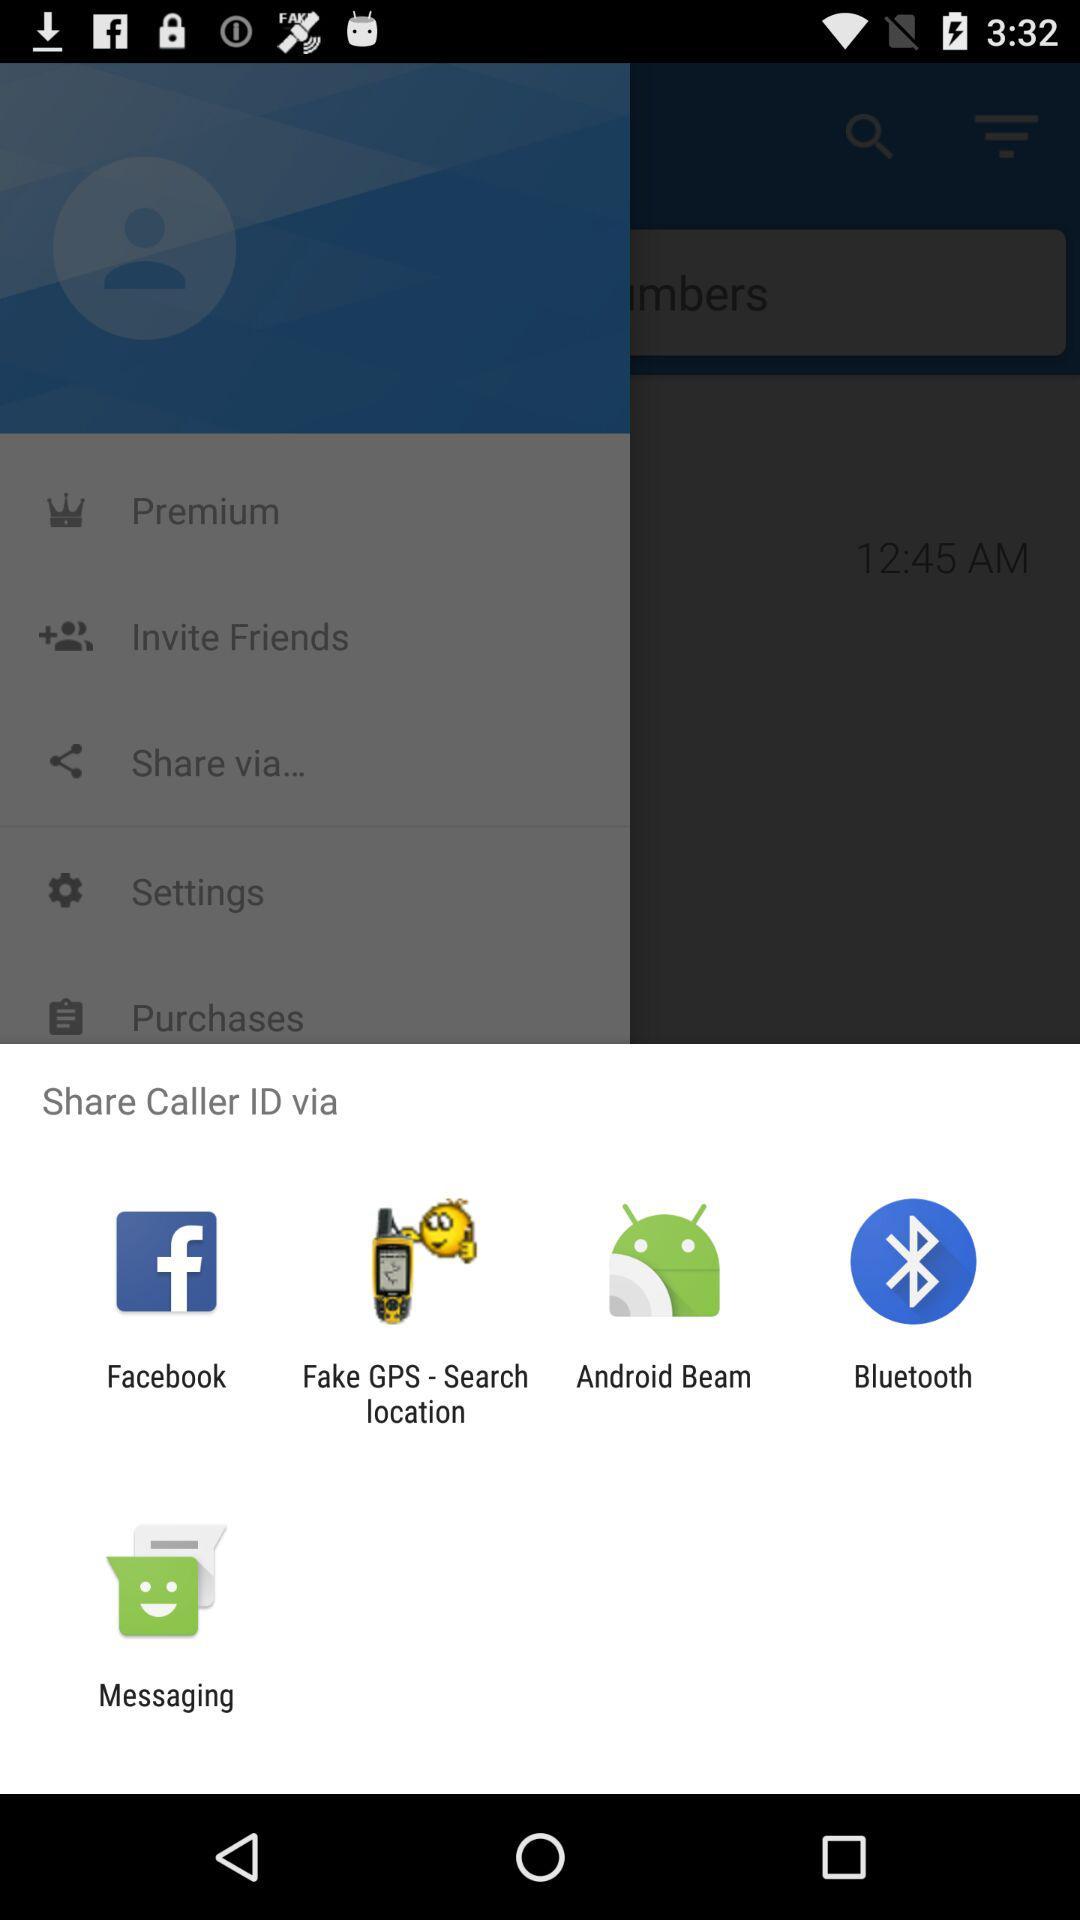 The image size is (1080, 1920). Describe the element at coordinates (165, 1392) in the screenshot. I see `the facebook app` at that location.